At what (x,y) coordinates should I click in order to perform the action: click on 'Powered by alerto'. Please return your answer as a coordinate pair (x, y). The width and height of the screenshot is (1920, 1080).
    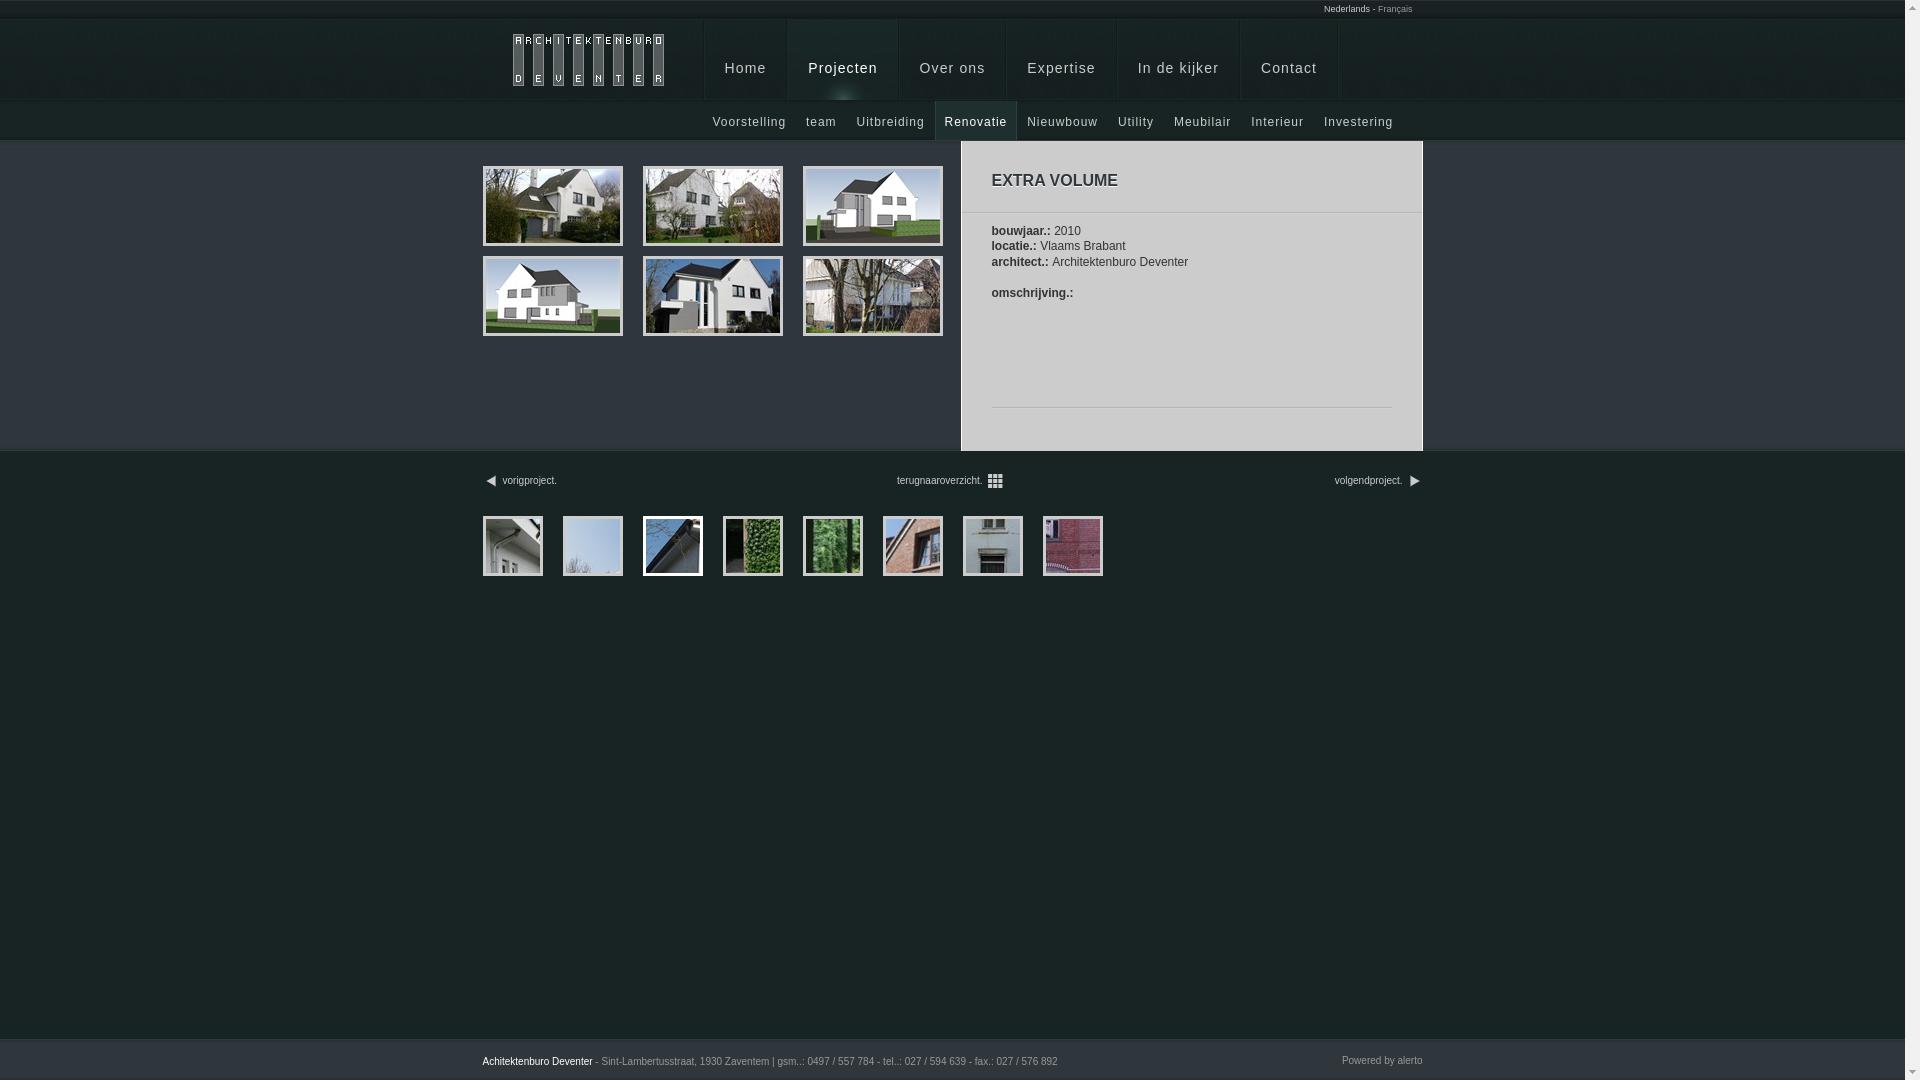
    Looking at the image, I should click on (1342, 1059).